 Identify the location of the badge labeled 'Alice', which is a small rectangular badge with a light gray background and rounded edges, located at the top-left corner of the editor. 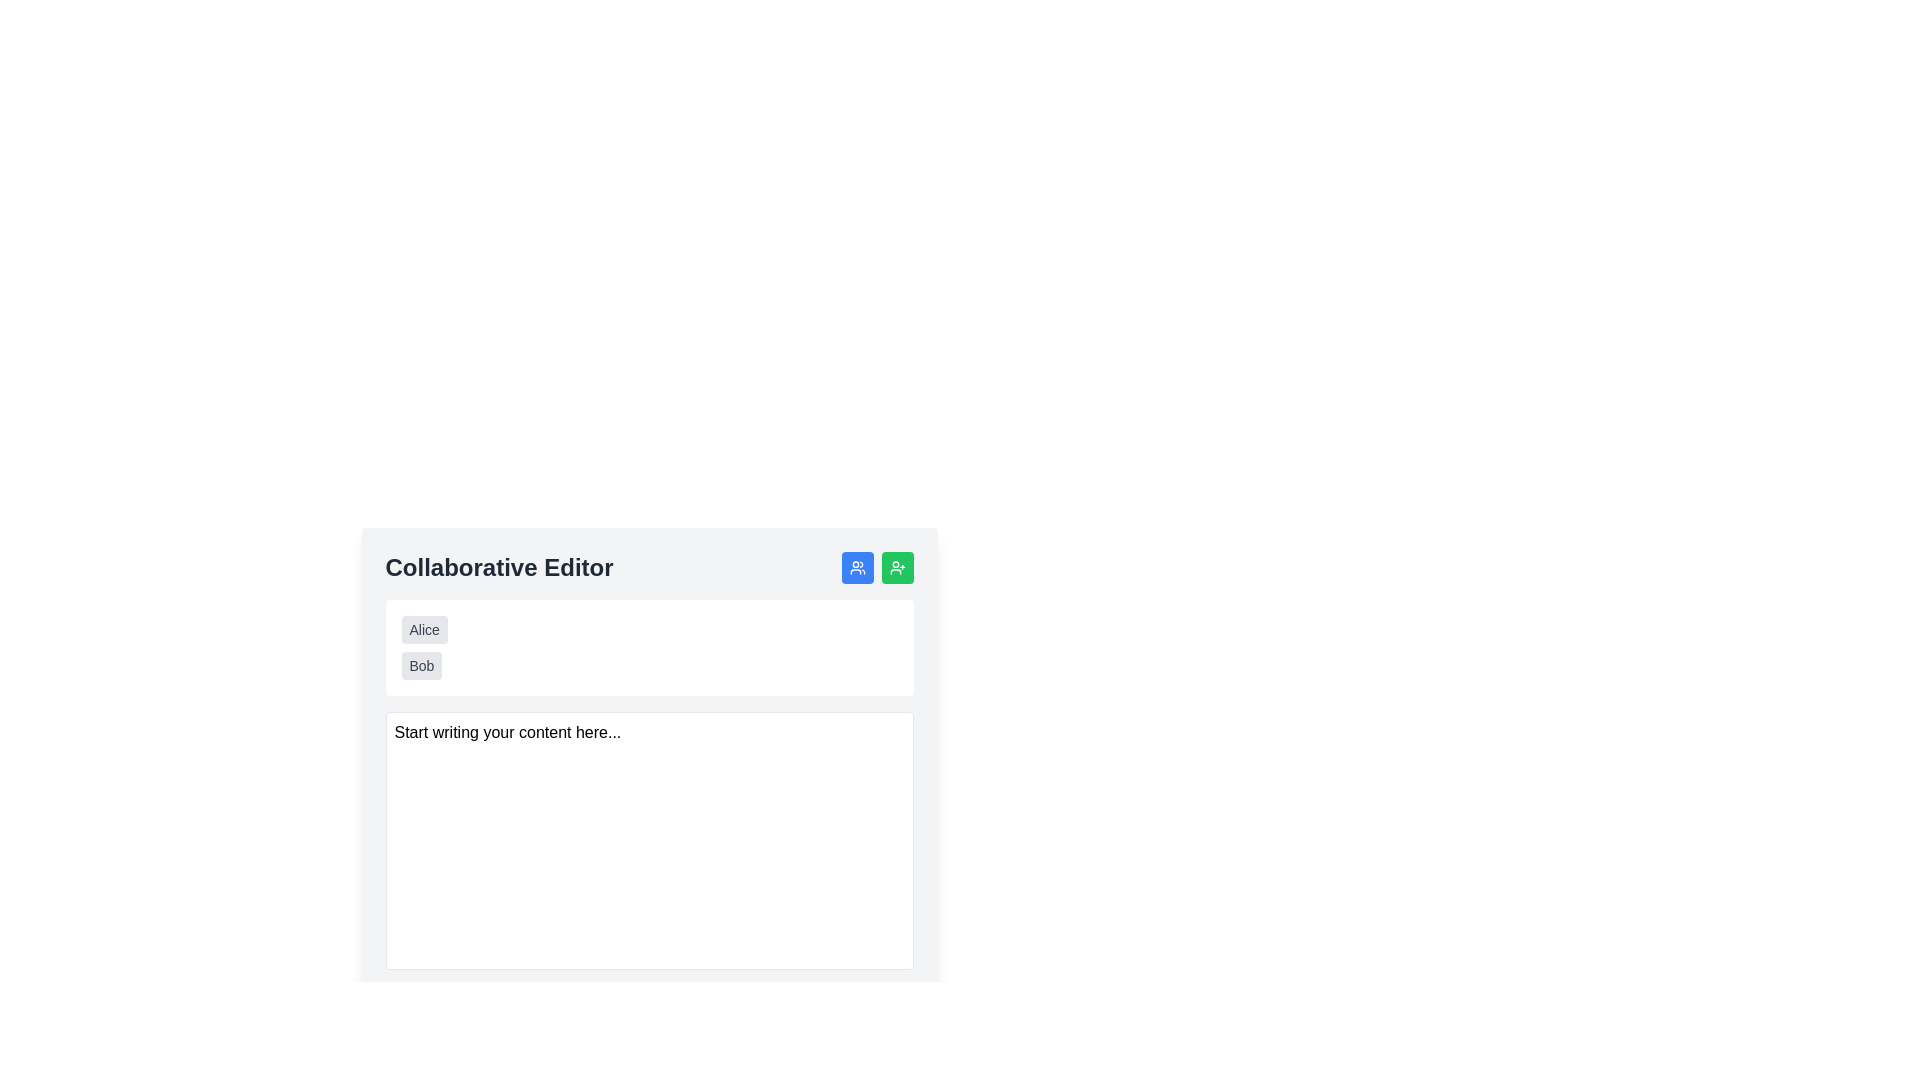
(423, 628).